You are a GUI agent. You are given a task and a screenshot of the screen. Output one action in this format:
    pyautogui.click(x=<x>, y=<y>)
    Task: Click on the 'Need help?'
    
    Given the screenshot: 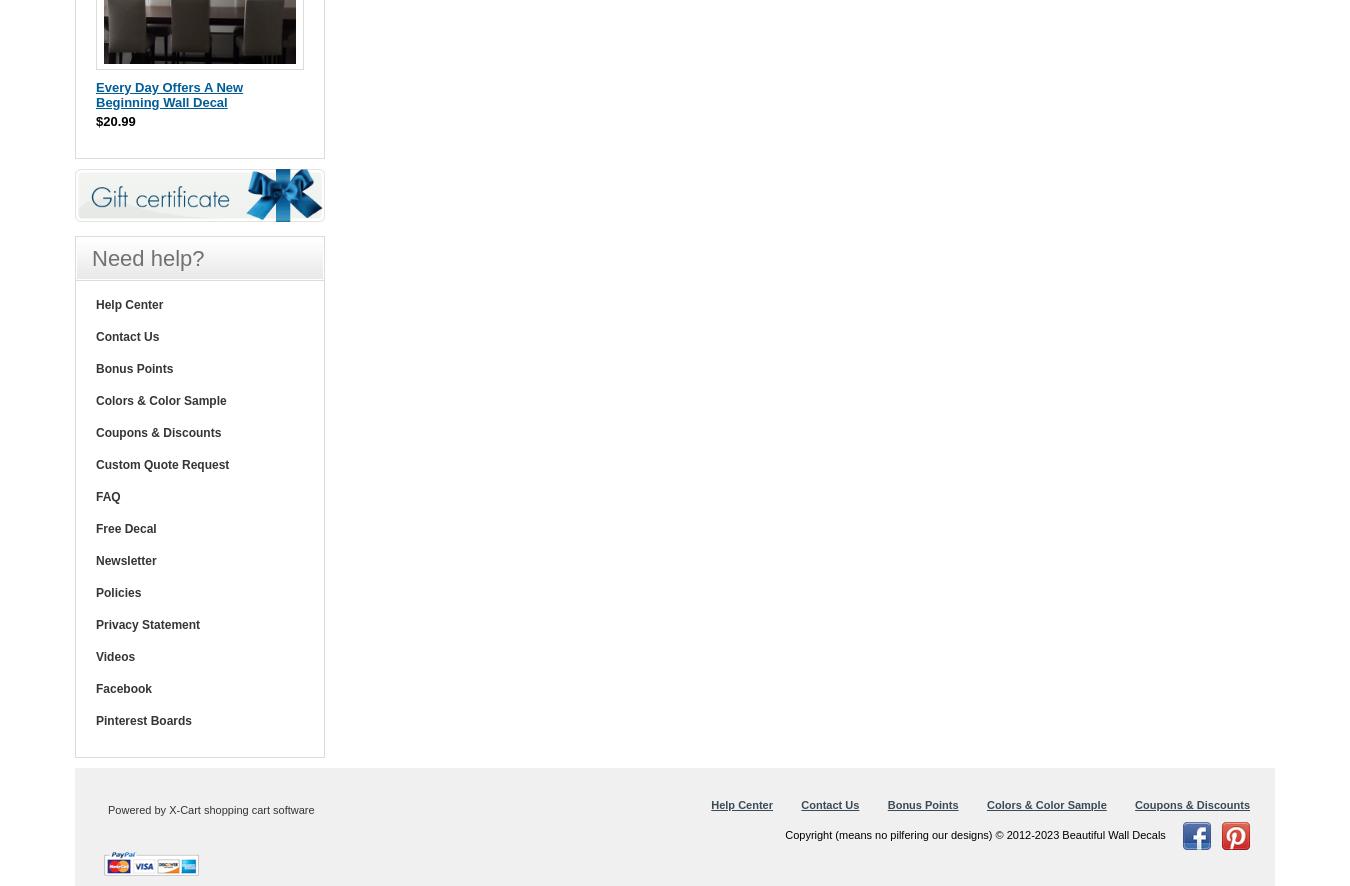 What is the action you would take?
    pyautogui.click(x=147, y=256)
    